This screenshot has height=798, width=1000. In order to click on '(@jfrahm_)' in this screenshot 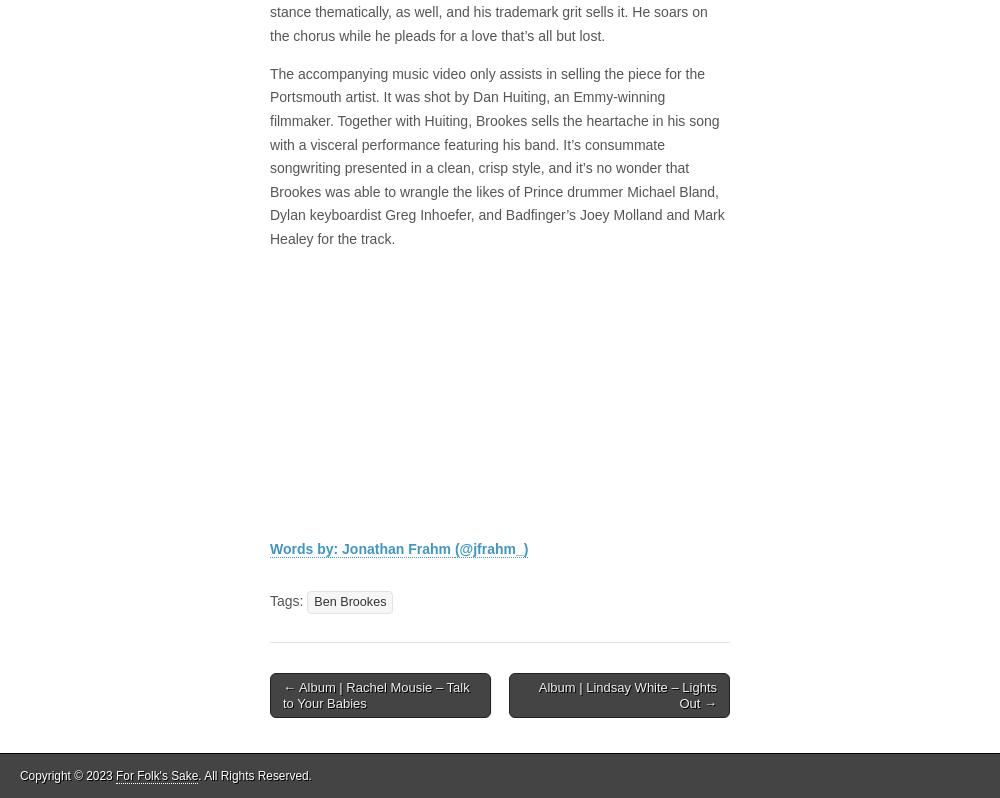, I will do `click(490, 549)`.